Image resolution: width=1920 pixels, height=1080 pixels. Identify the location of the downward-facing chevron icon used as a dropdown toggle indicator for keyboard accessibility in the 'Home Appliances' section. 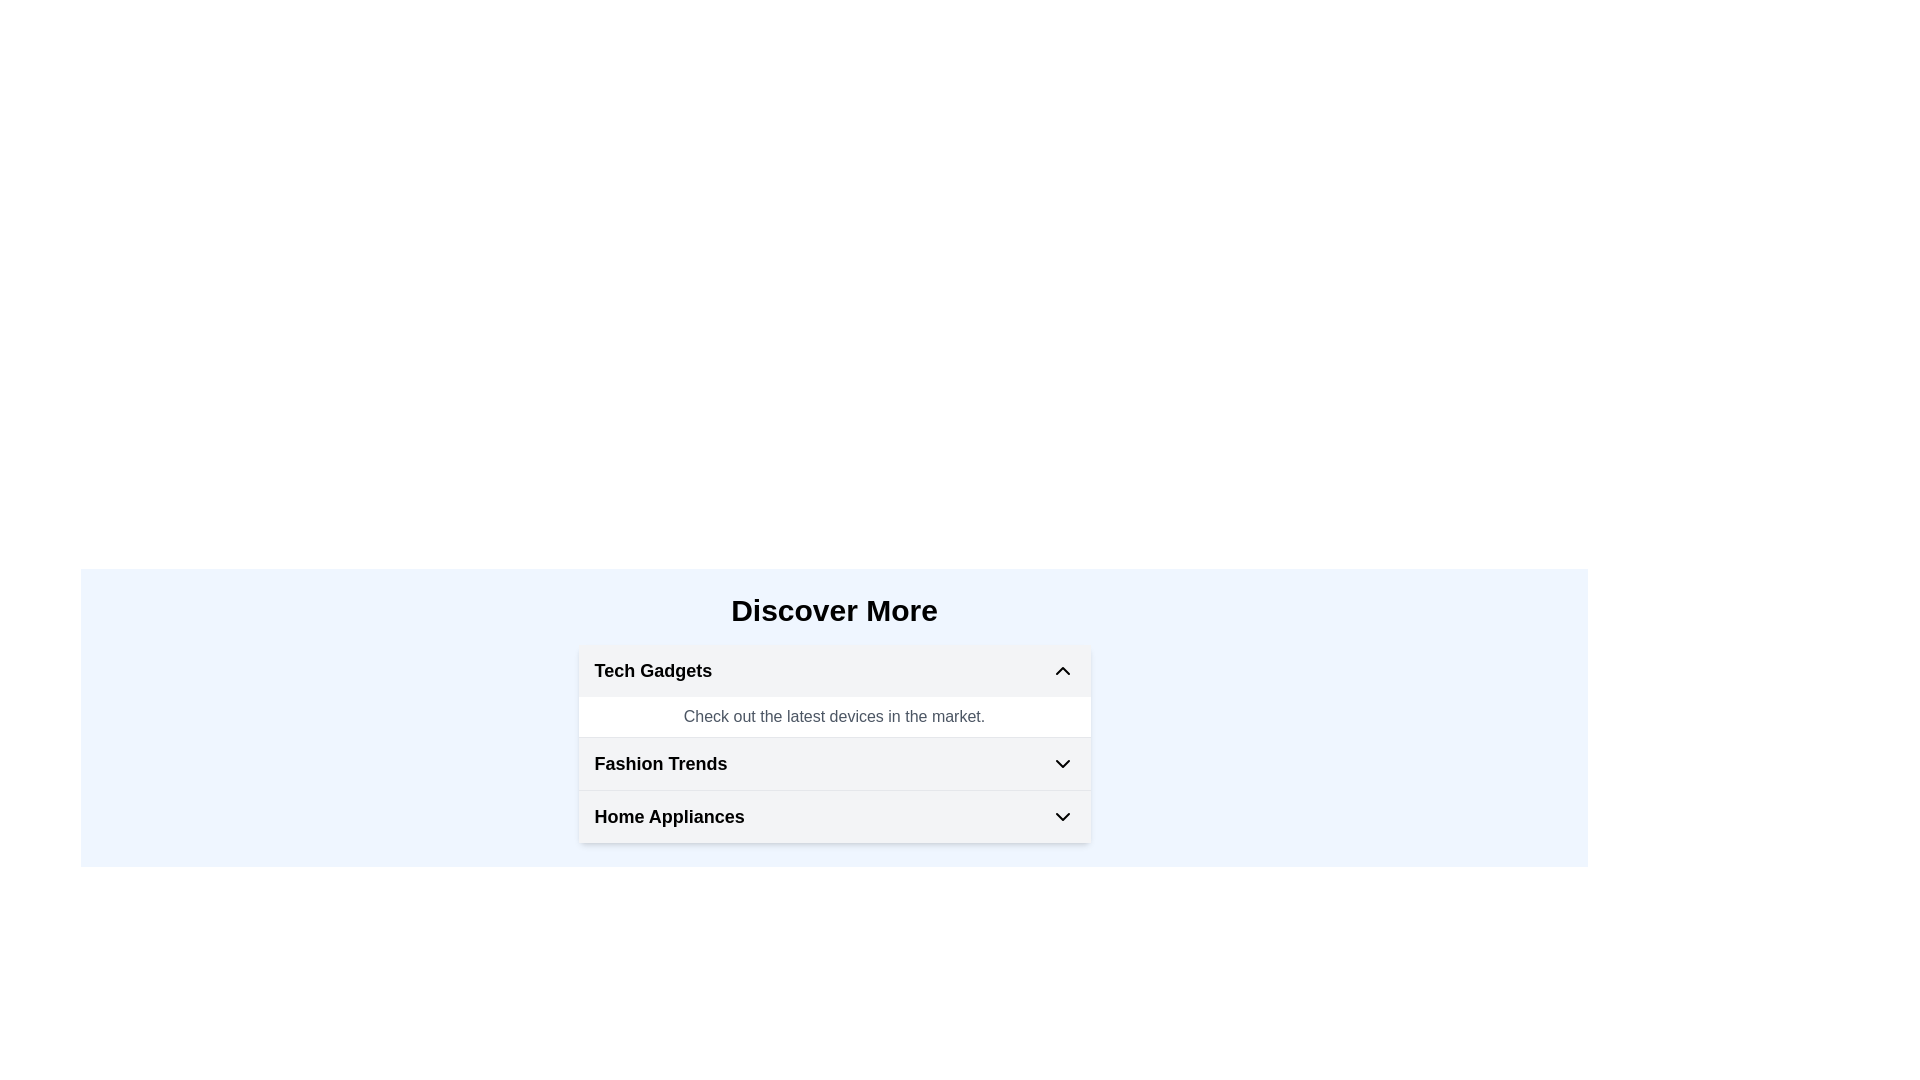
(1061, 817).